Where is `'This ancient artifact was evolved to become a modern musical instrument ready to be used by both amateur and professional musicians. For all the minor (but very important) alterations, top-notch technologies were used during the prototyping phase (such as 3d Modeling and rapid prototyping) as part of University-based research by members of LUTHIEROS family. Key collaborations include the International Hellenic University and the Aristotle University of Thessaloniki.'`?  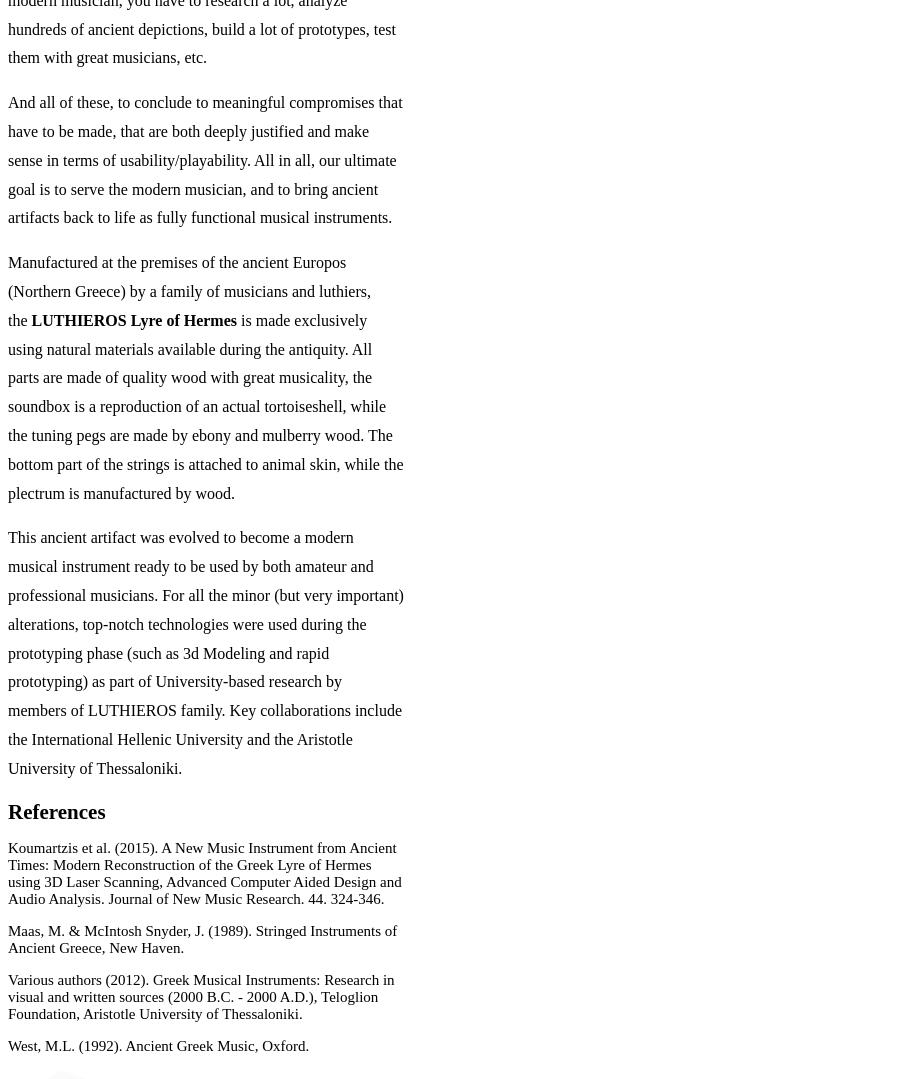
'This ancient artifact was evolved to become a modern musical instrument ready to be used by both amateur and professional musicians. For all the minor (but very important) alterations, top-notch technologies were used during the prototyping phase (such as 3d Modeling and rapid prototyping) as part of University-based research by members of LUTHIEROS family. Key collaborations include the International Hellenic University and the Aristotle University of Thessaloniki.' is located at coordinates (205, 651).